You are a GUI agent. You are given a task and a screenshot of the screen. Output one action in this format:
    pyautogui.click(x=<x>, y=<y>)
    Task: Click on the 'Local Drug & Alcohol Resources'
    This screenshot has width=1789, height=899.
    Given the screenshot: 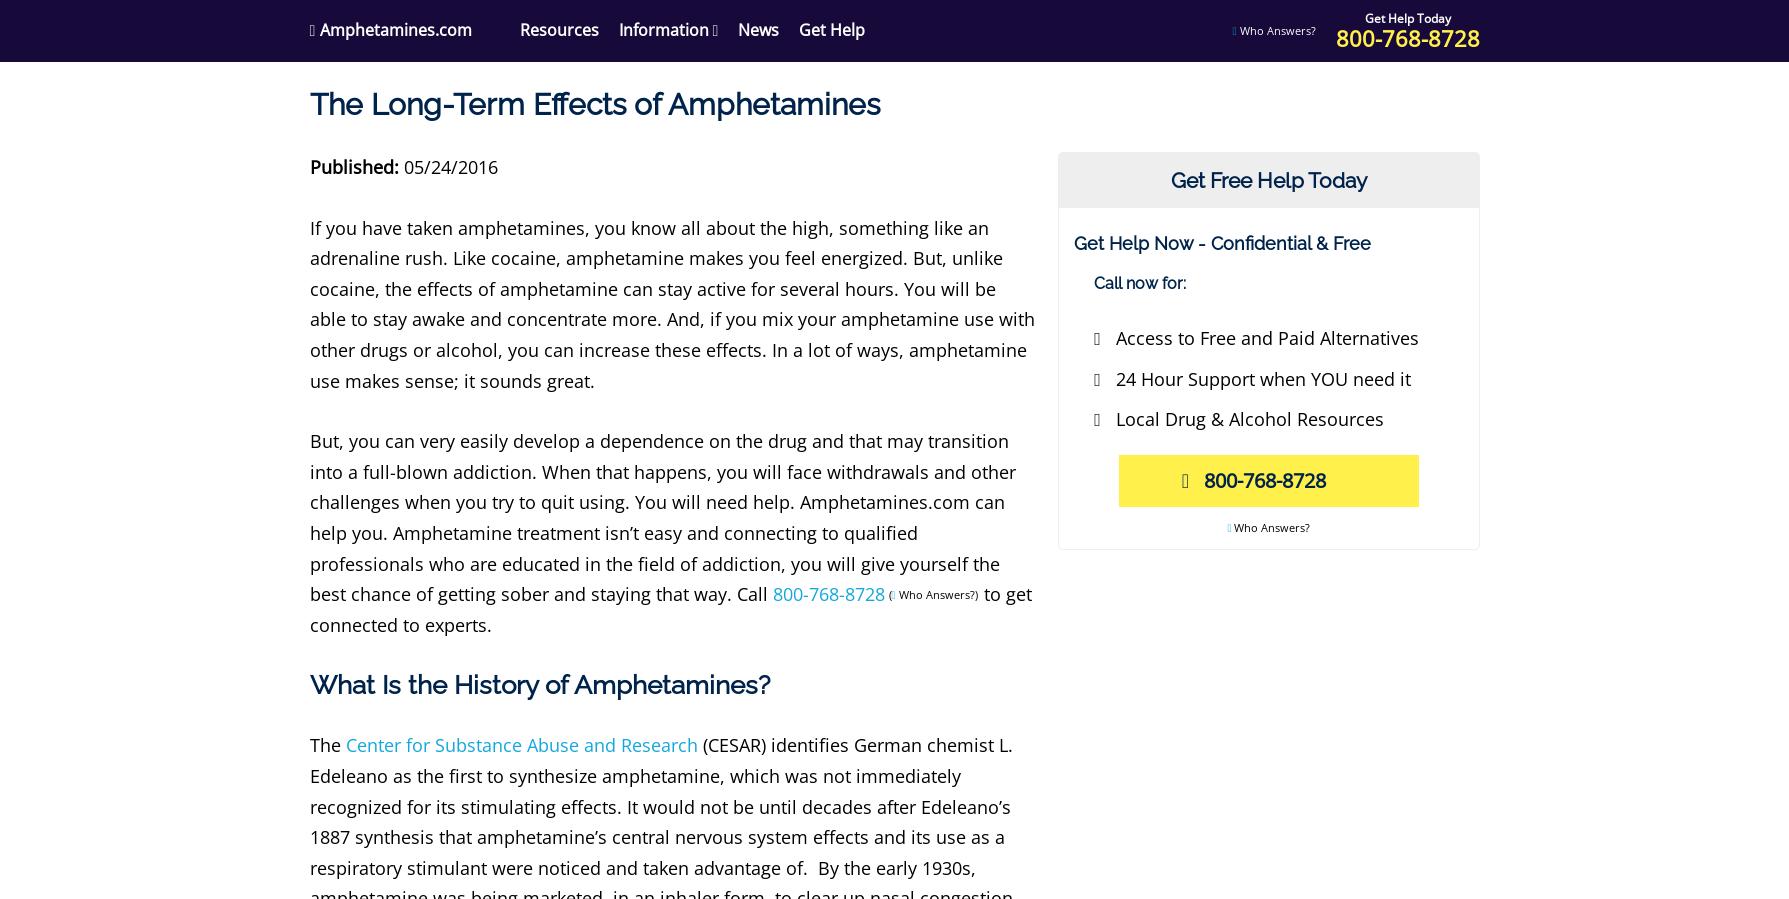 What is the action you would take?
    pyautogui.click(x=1246, y=418)
    